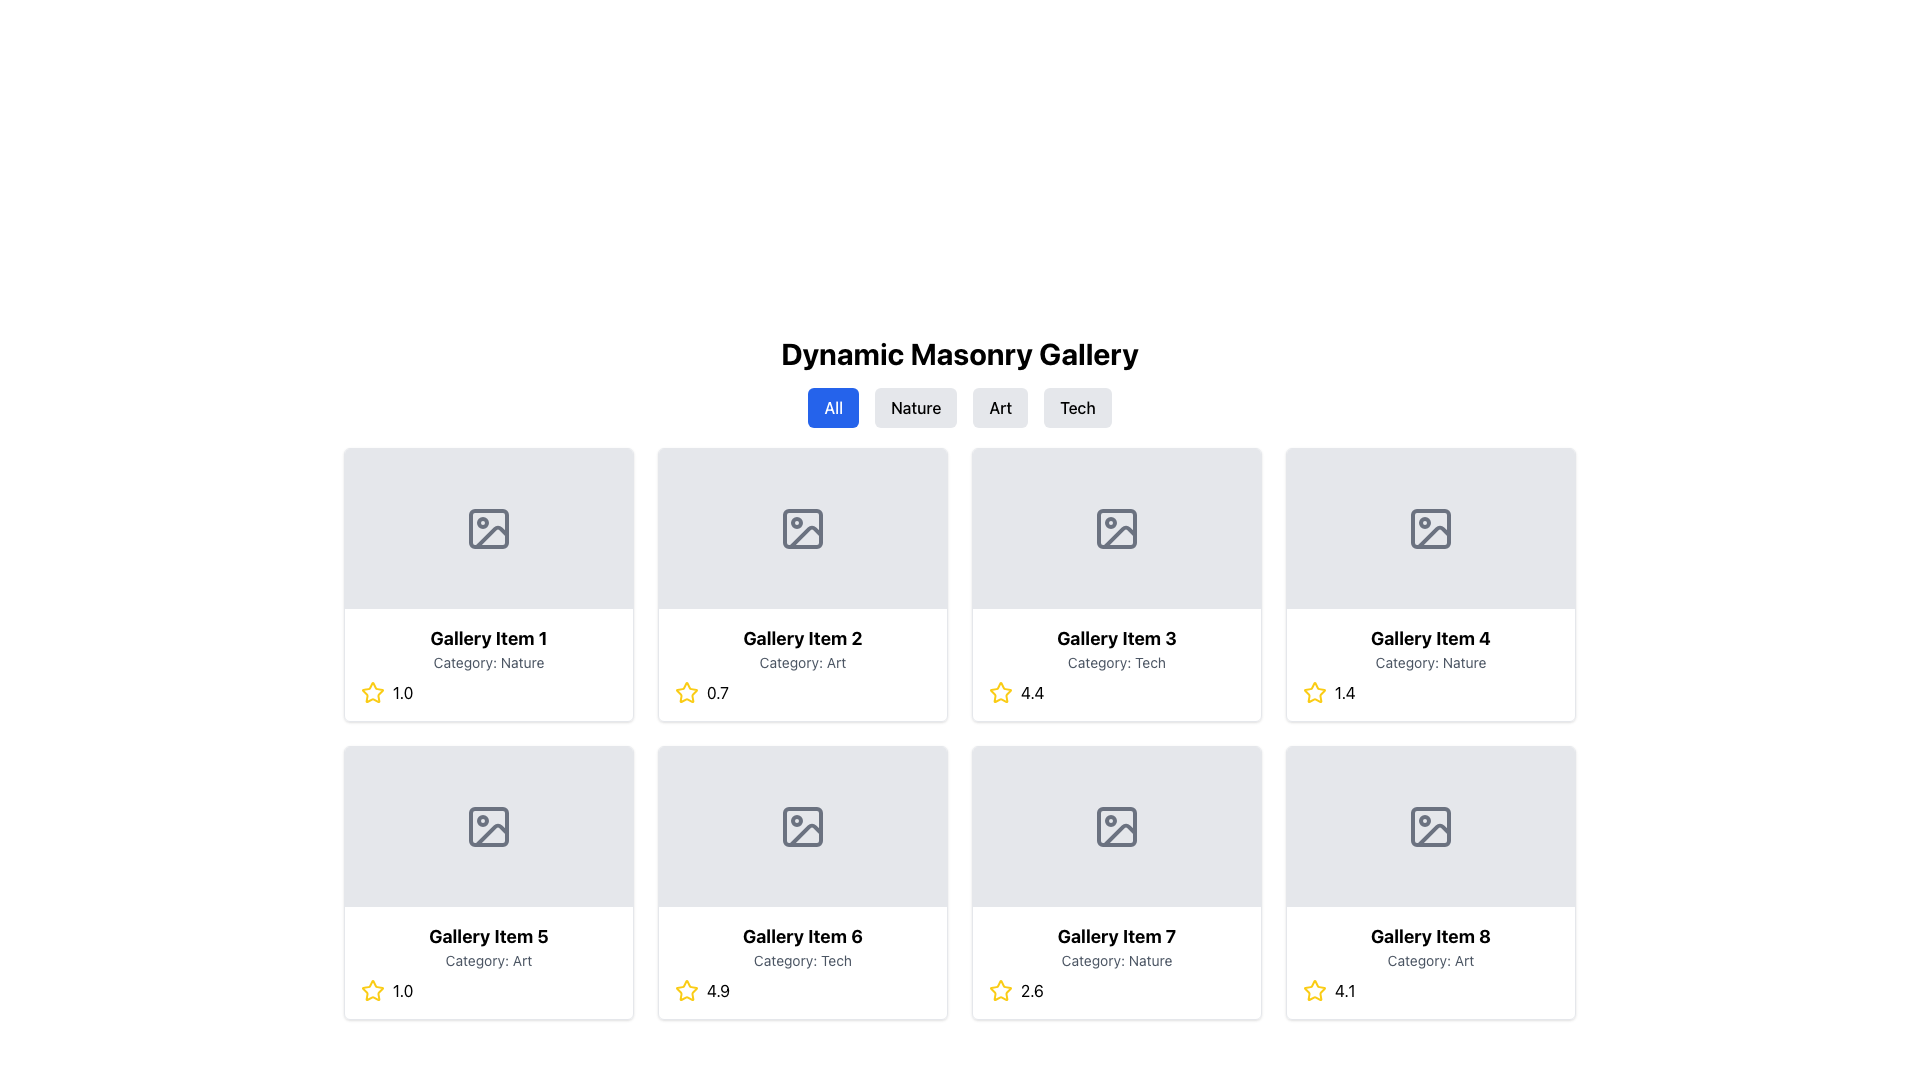 The image size is (1920, 1080). I want to click on text displayed in the Card or Tile Component located in the second row and first column of the grid layout, the fifth item below 'Gallery Item 1', so click(489, 962).